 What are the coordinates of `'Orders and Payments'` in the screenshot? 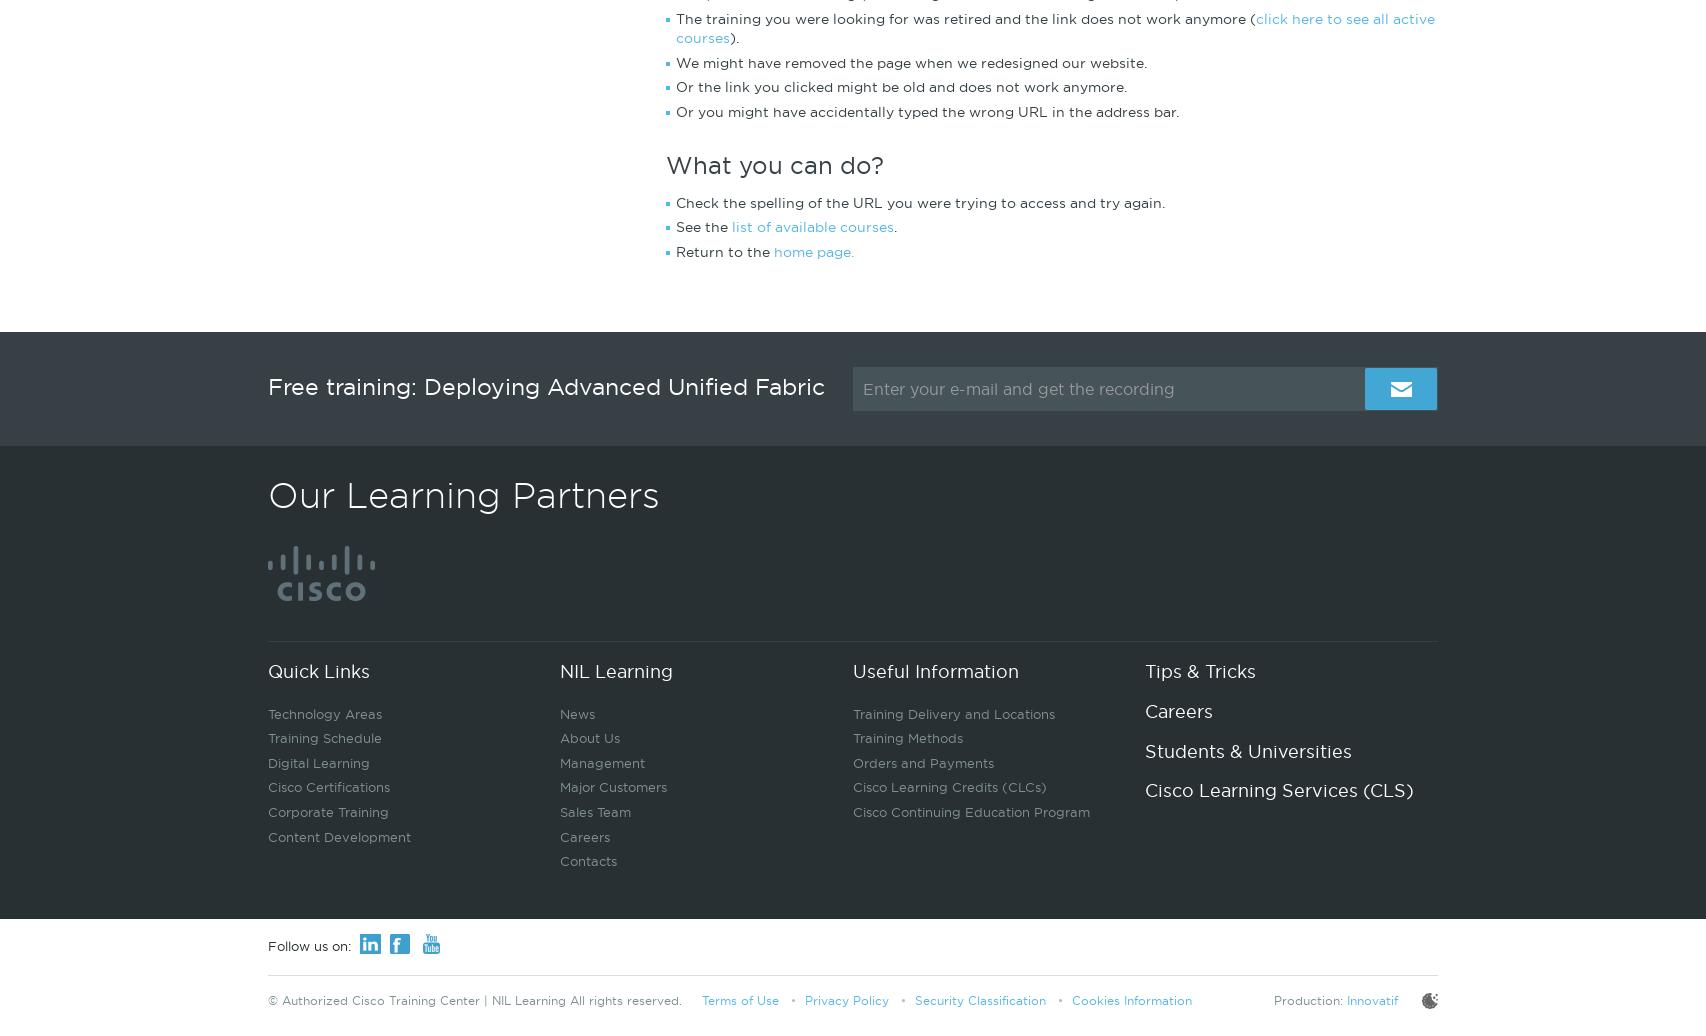 It's located at (922, 761).